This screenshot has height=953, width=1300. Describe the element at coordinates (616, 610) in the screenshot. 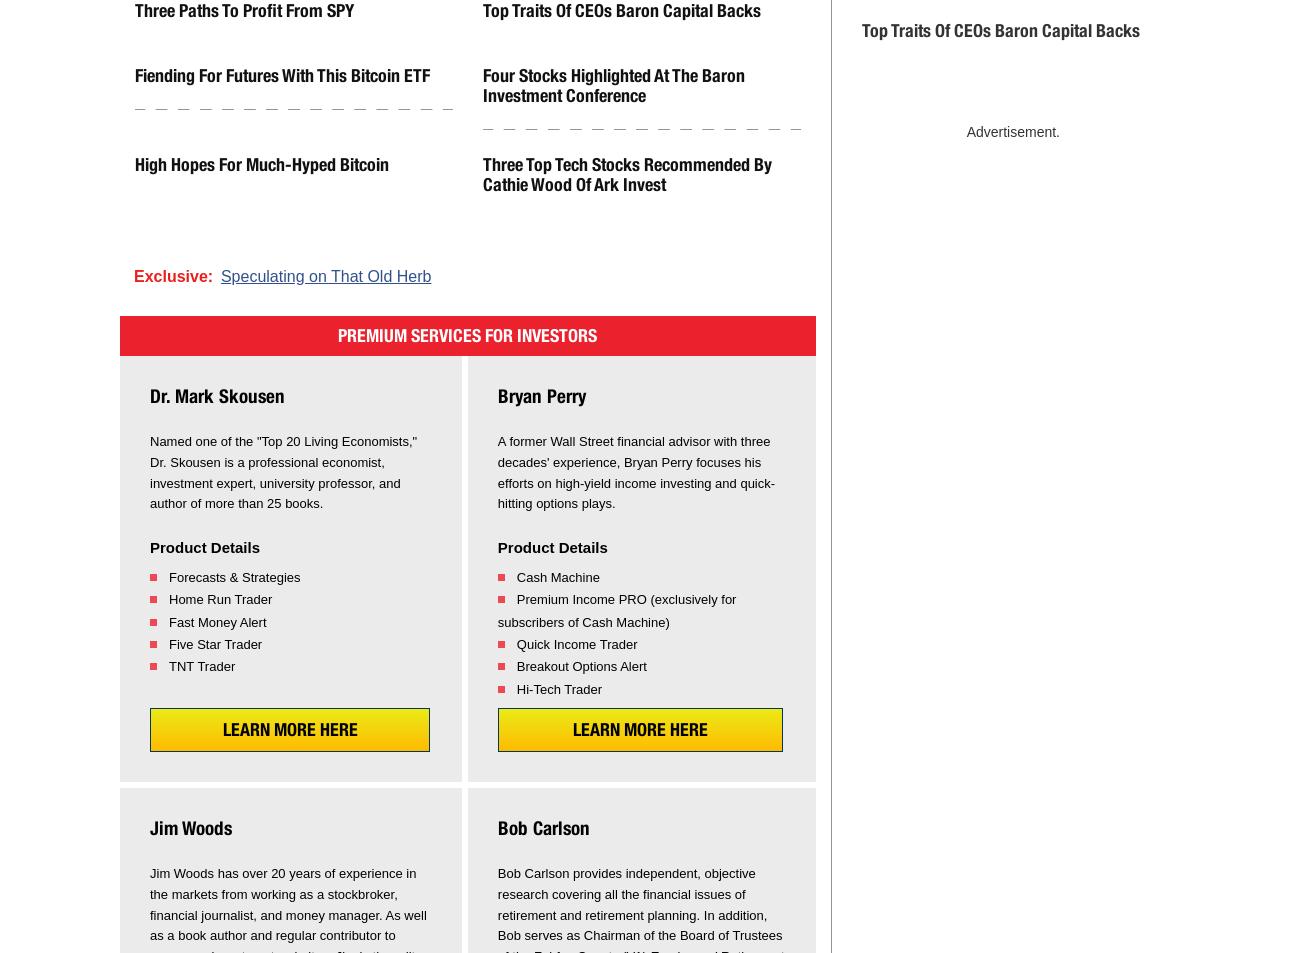

I see `'Premium Income PRO (exclusively for subscribers of Cash Machine)'` at that location.